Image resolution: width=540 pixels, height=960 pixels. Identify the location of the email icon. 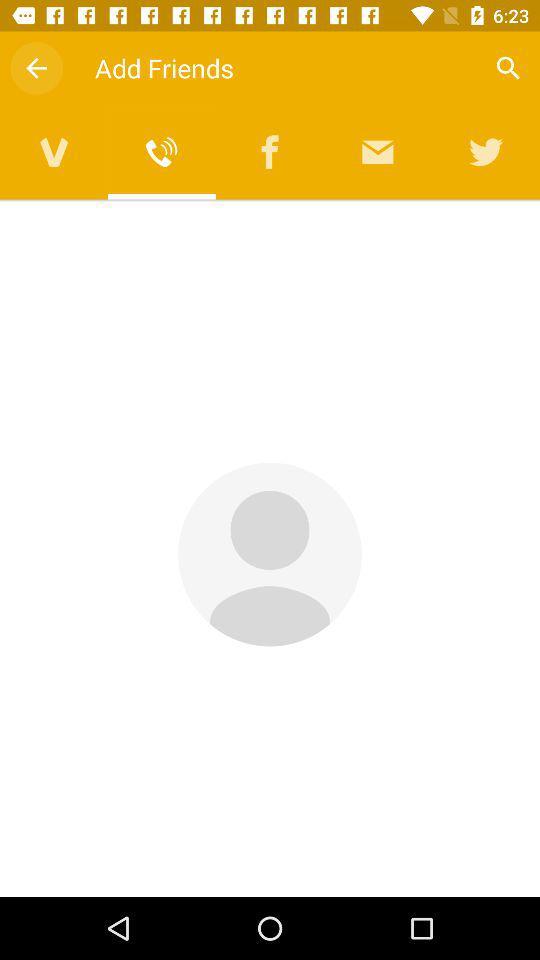
(378, 151).